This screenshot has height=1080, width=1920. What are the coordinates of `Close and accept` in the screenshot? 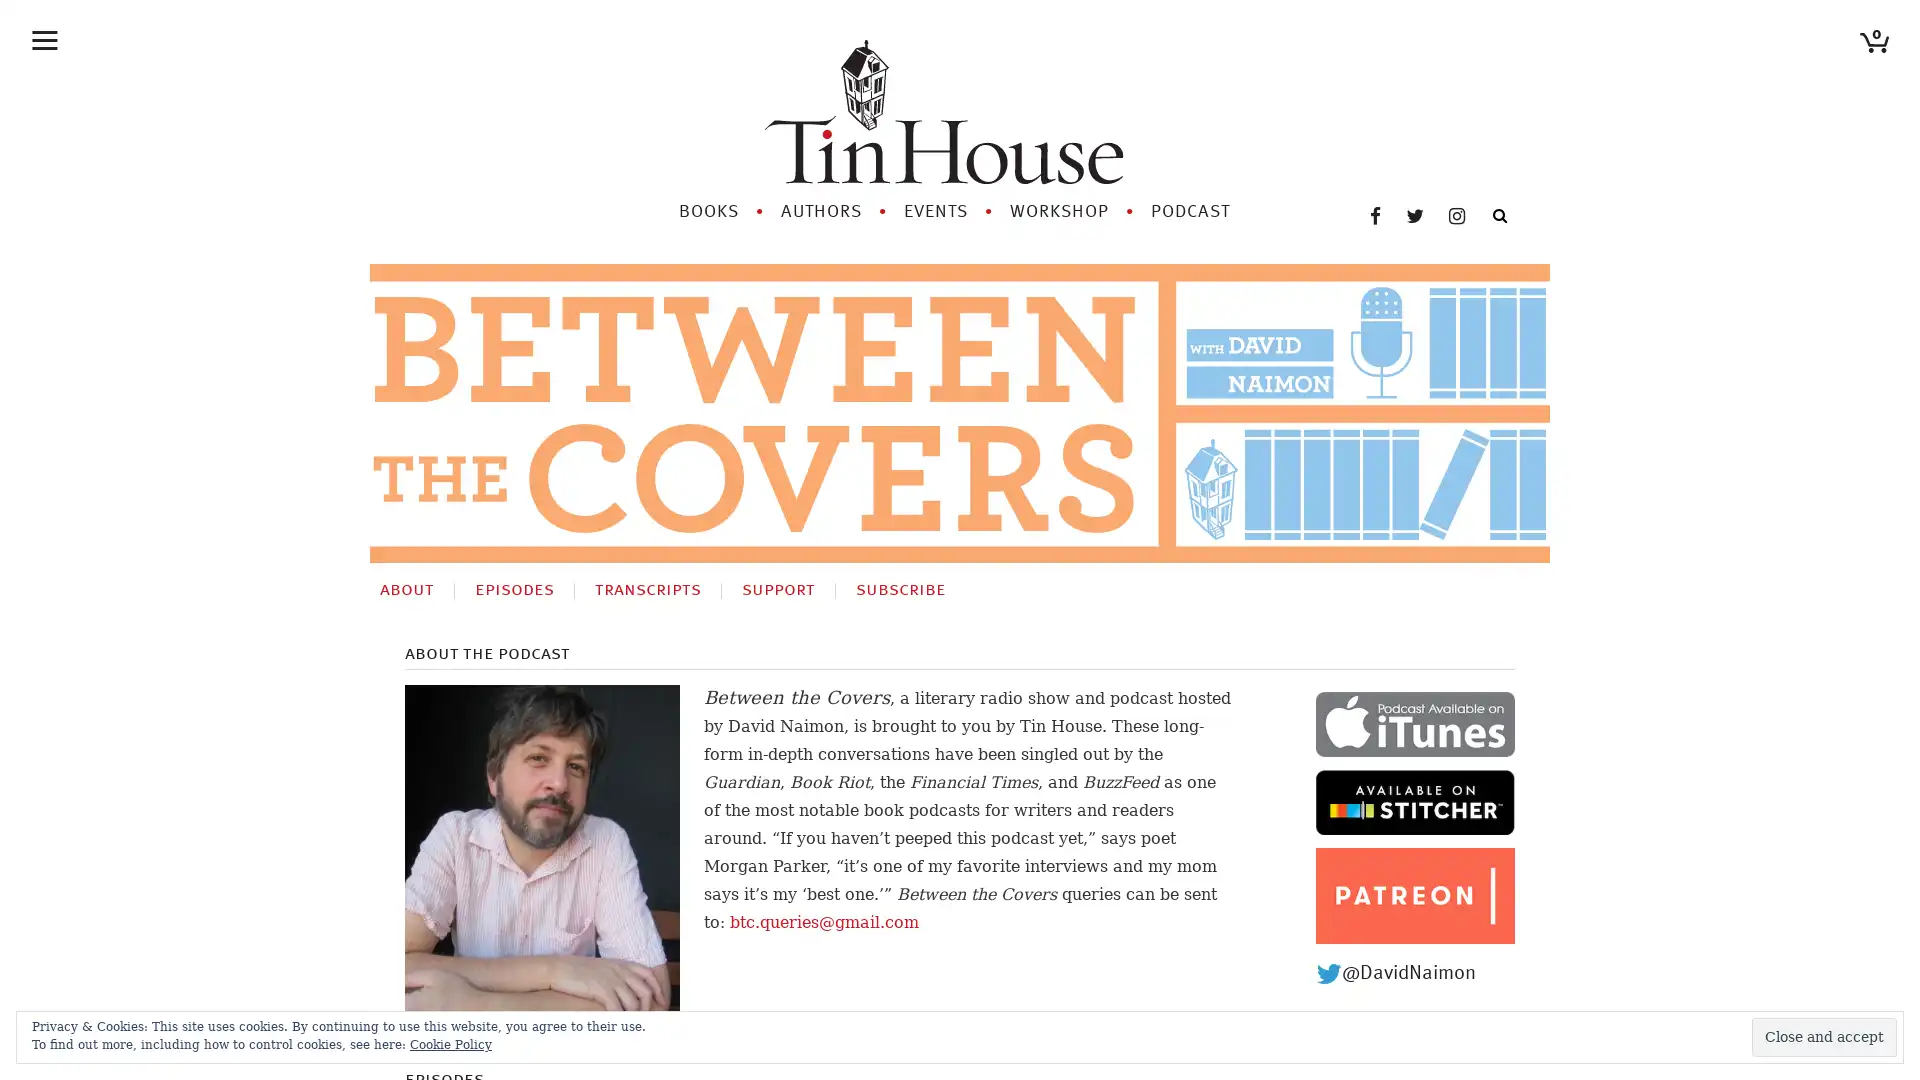 It's located at (1824, 1036).